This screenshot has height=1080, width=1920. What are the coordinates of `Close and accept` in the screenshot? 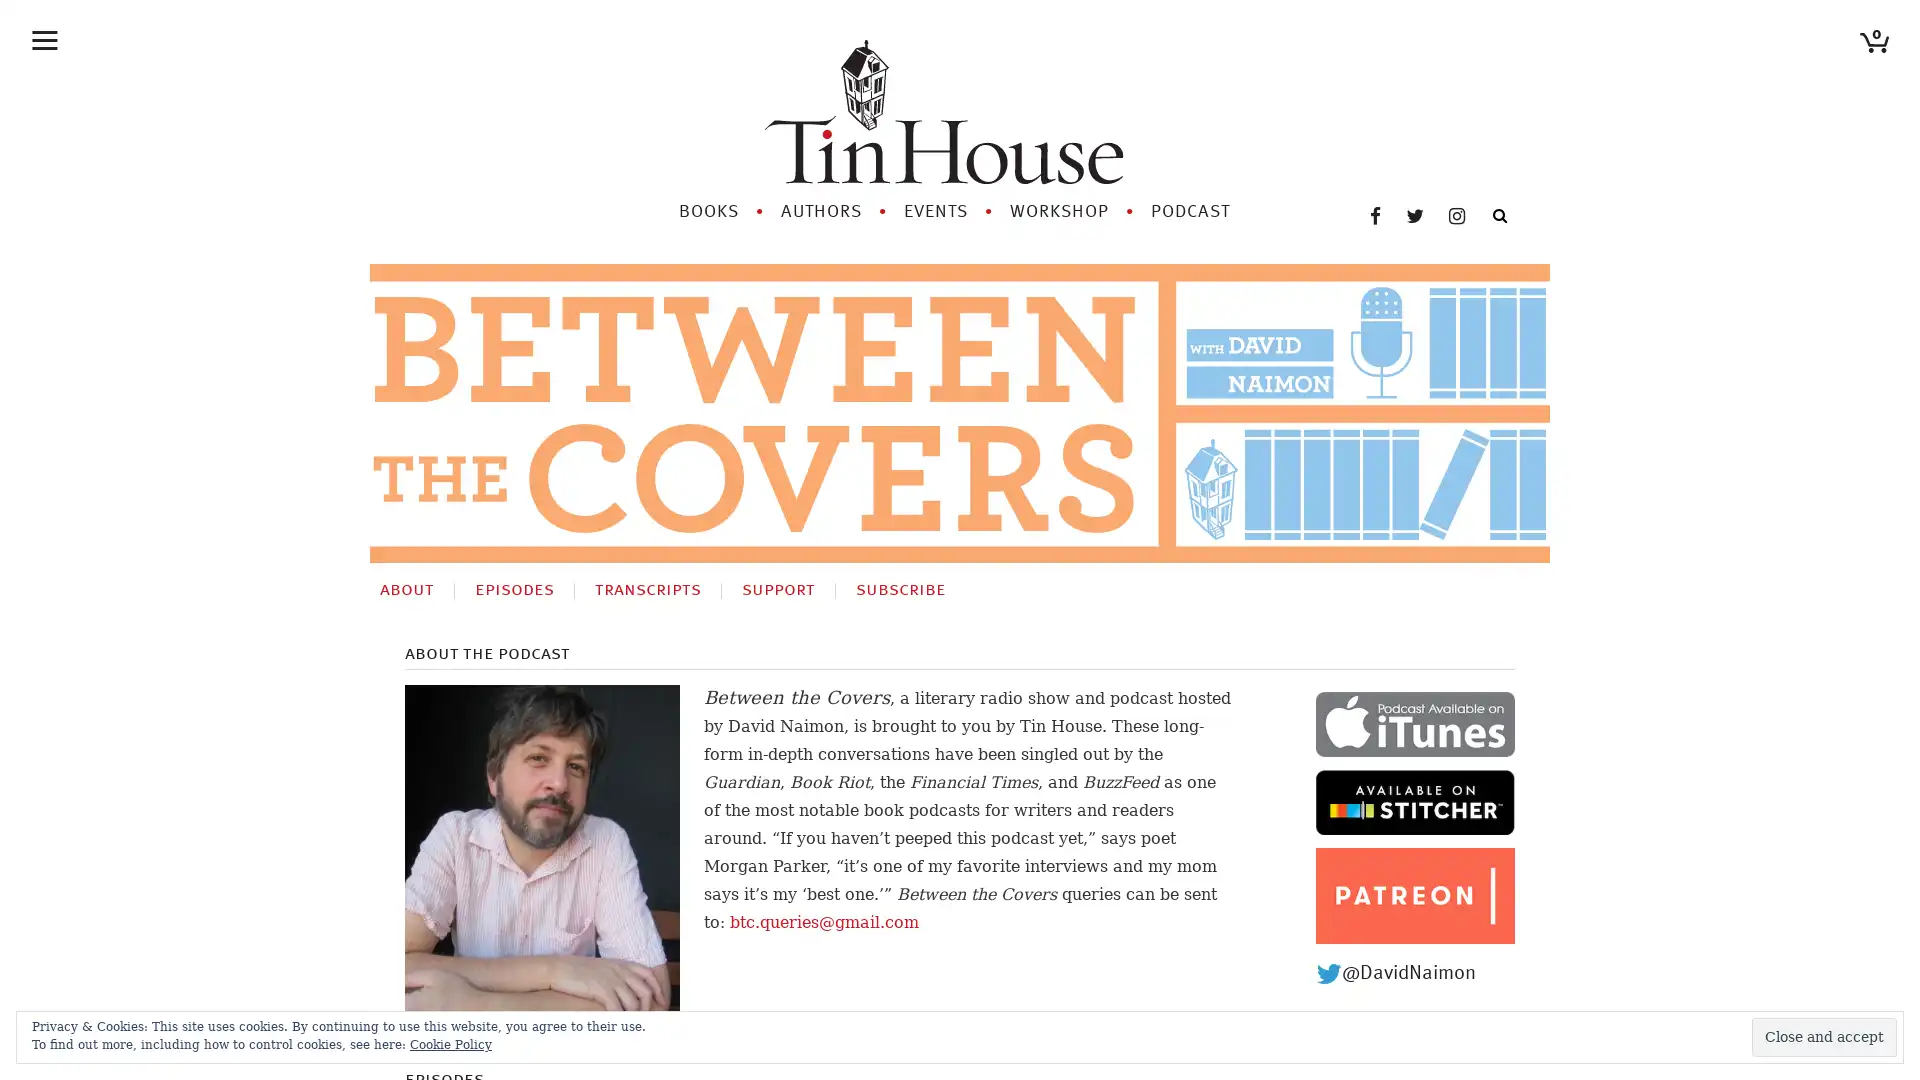 It's located at (1824, 1036).